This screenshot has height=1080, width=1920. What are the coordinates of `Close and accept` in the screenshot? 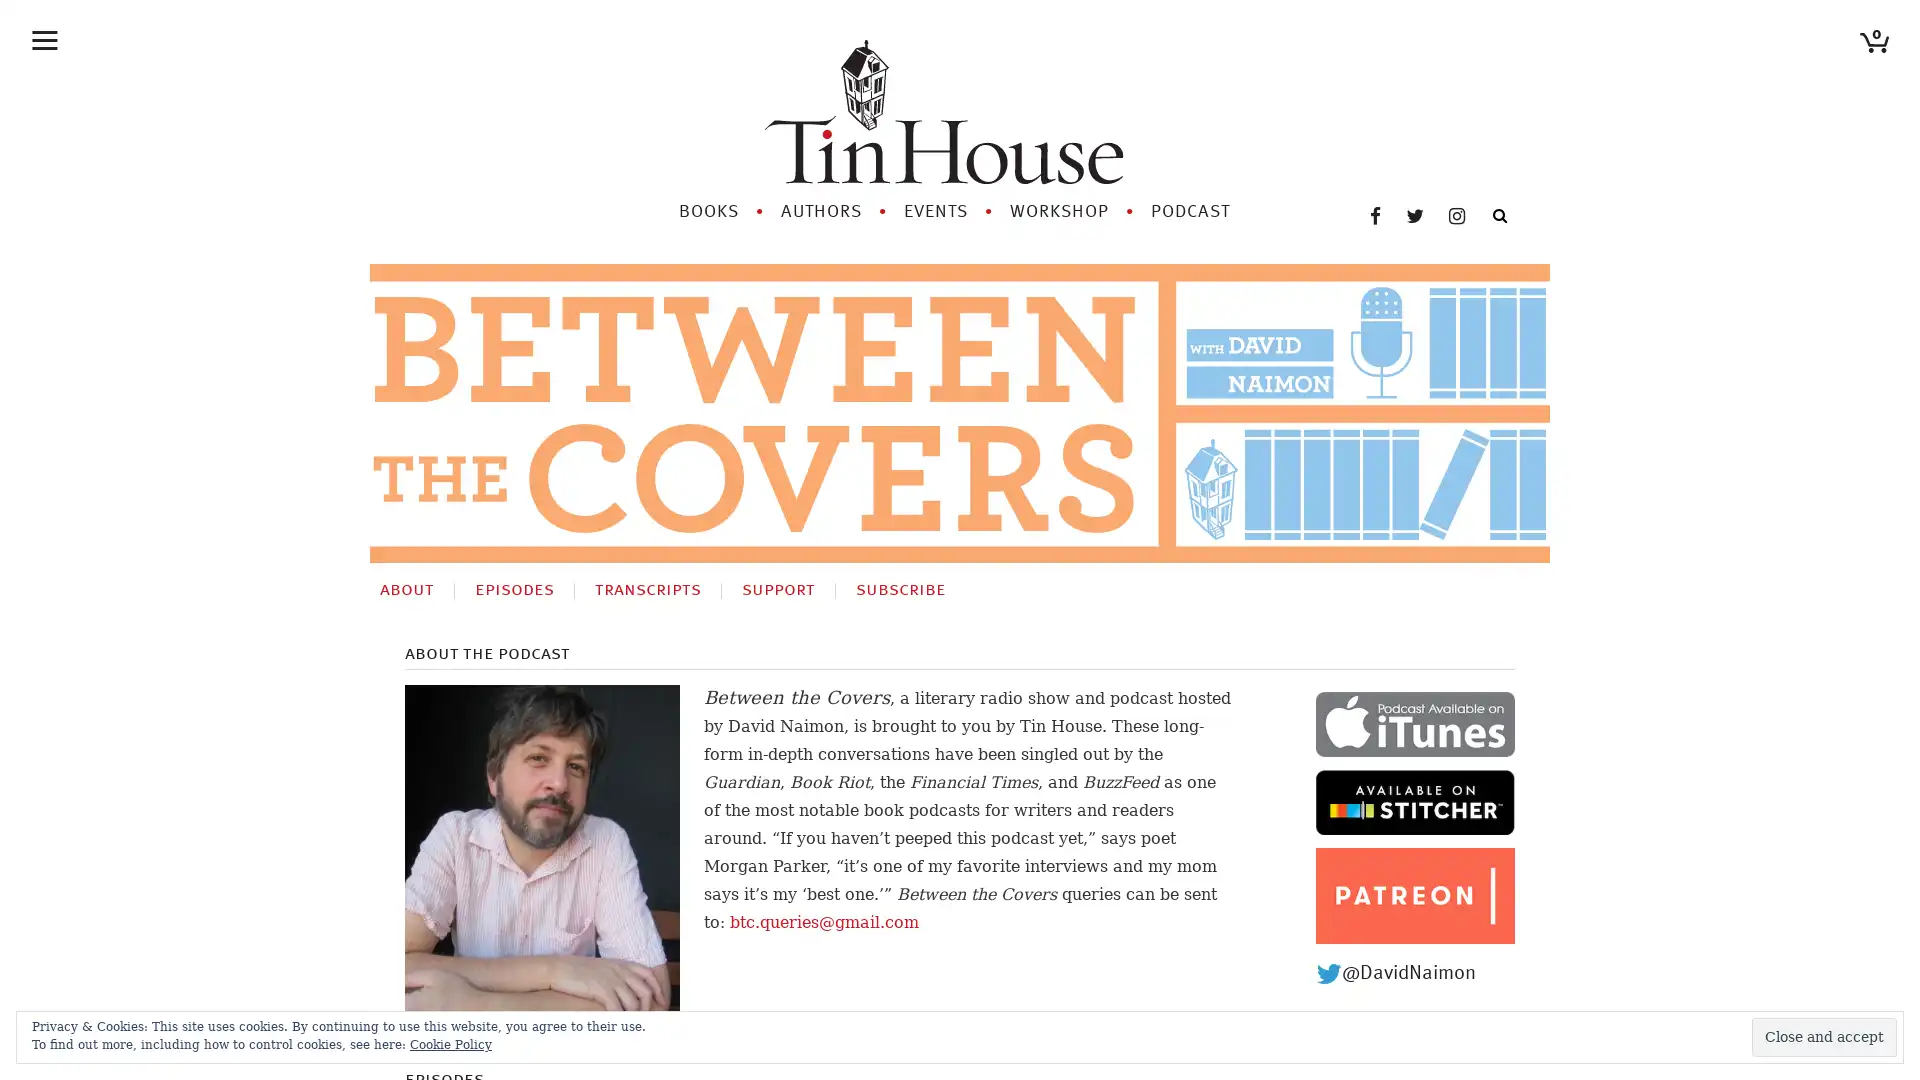 It's located at (1824, 1036).